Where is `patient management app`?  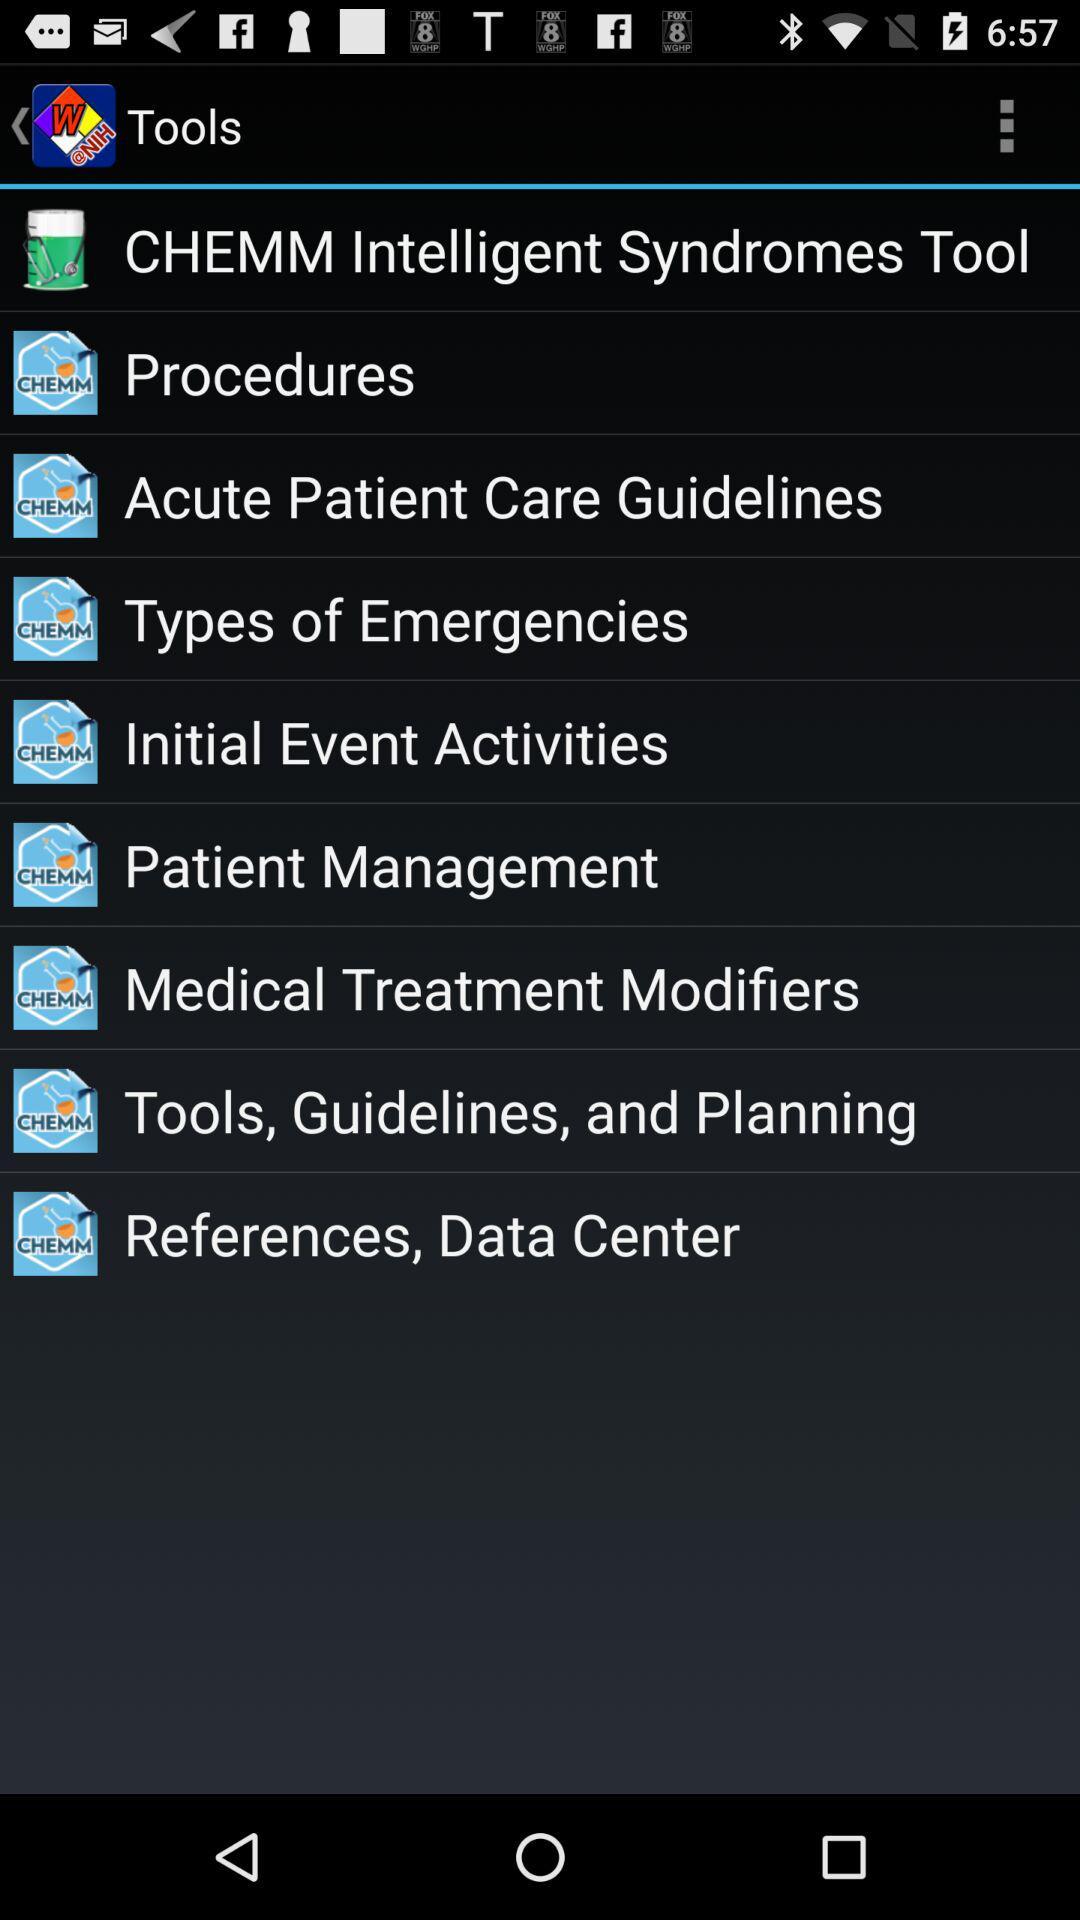
patient management app is located at coordinates (600, 864).